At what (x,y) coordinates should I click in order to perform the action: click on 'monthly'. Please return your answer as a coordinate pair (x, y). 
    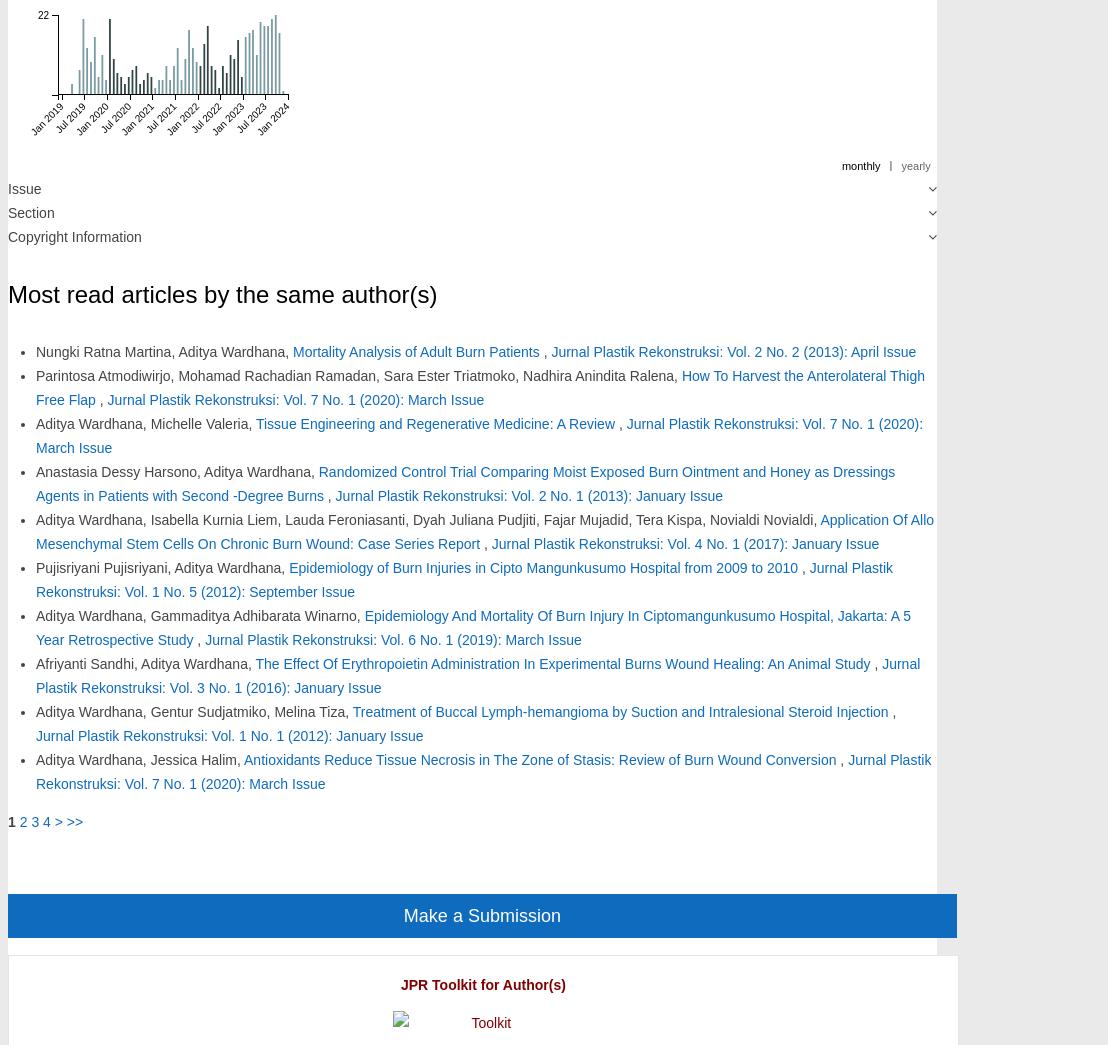
    Looking at the image, I should click on (860, 164).